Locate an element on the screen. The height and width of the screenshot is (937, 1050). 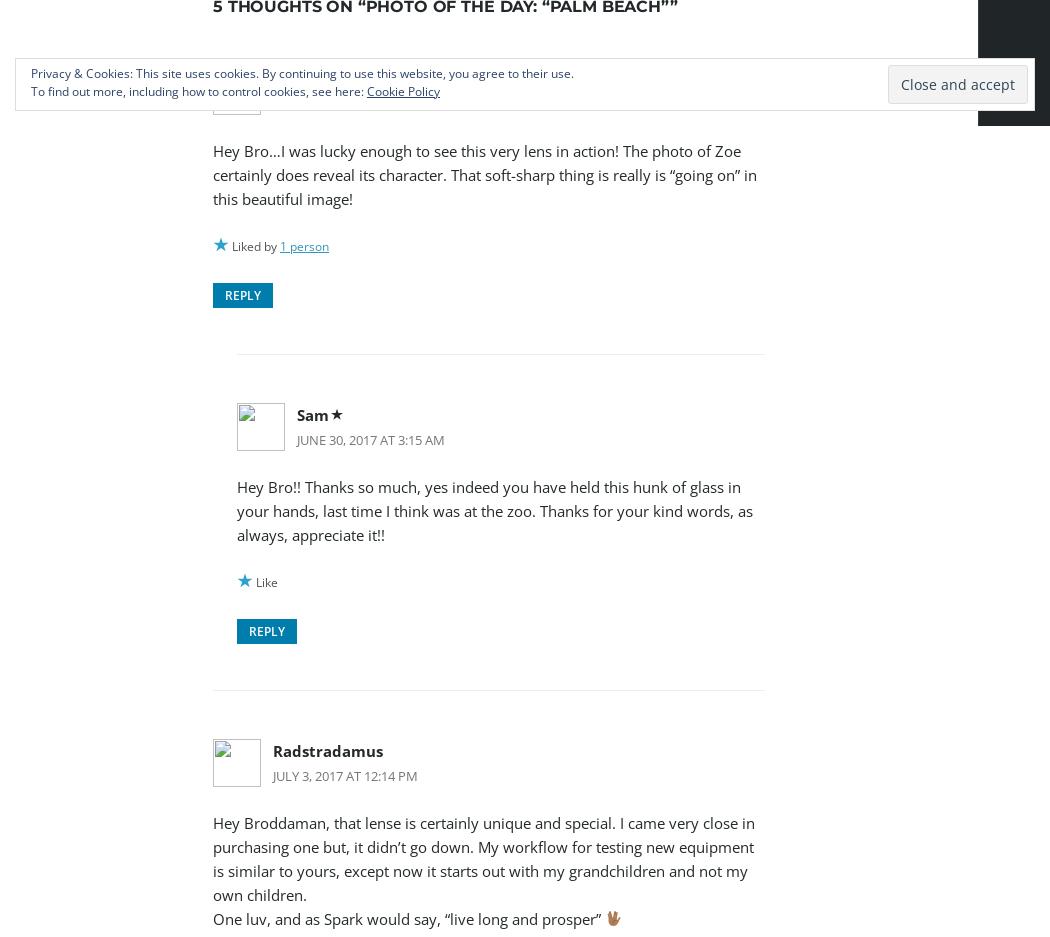
'July 3, 2017 at 12:14 pm' is located at coordinates (344, 774).